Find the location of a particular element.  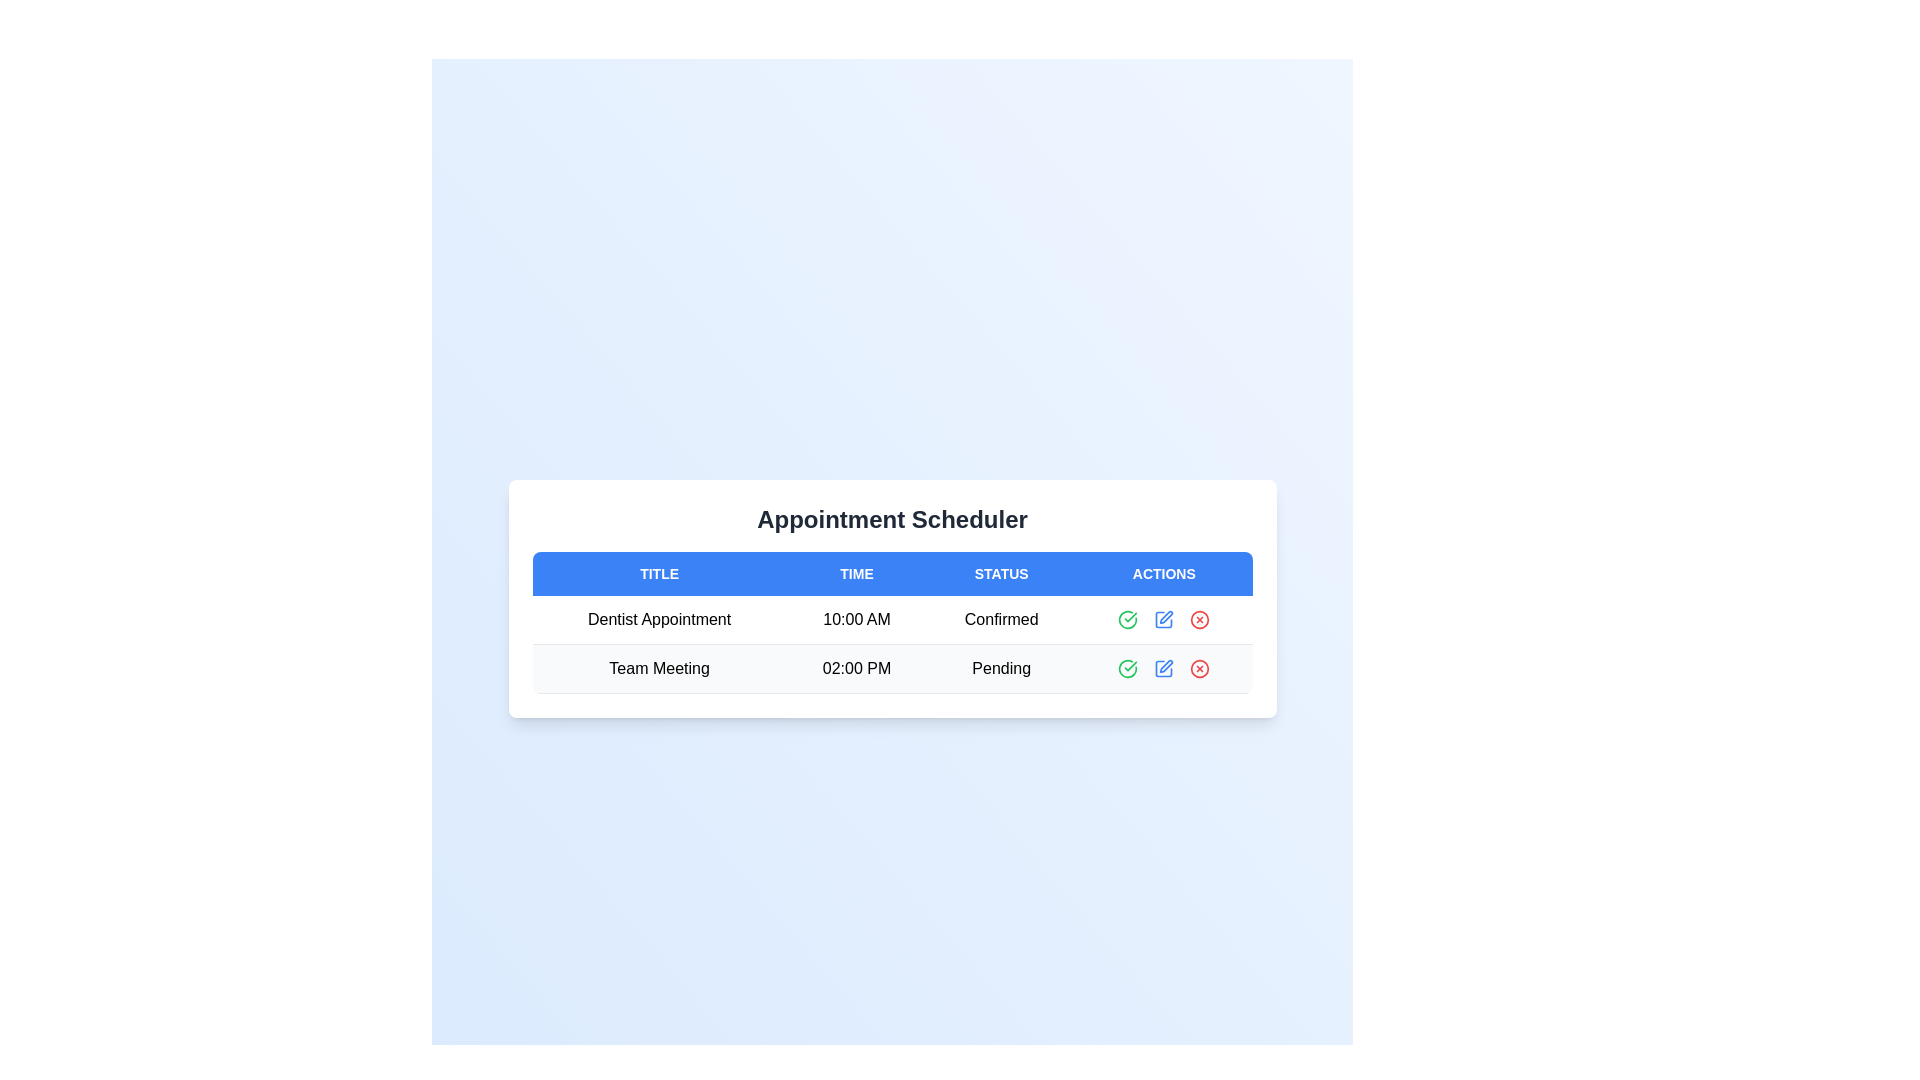

the small circular icon button resembling a checkmark inside a circle, located in the 'Actions' column of the second row in the table is located at coordinates (1128, 668).